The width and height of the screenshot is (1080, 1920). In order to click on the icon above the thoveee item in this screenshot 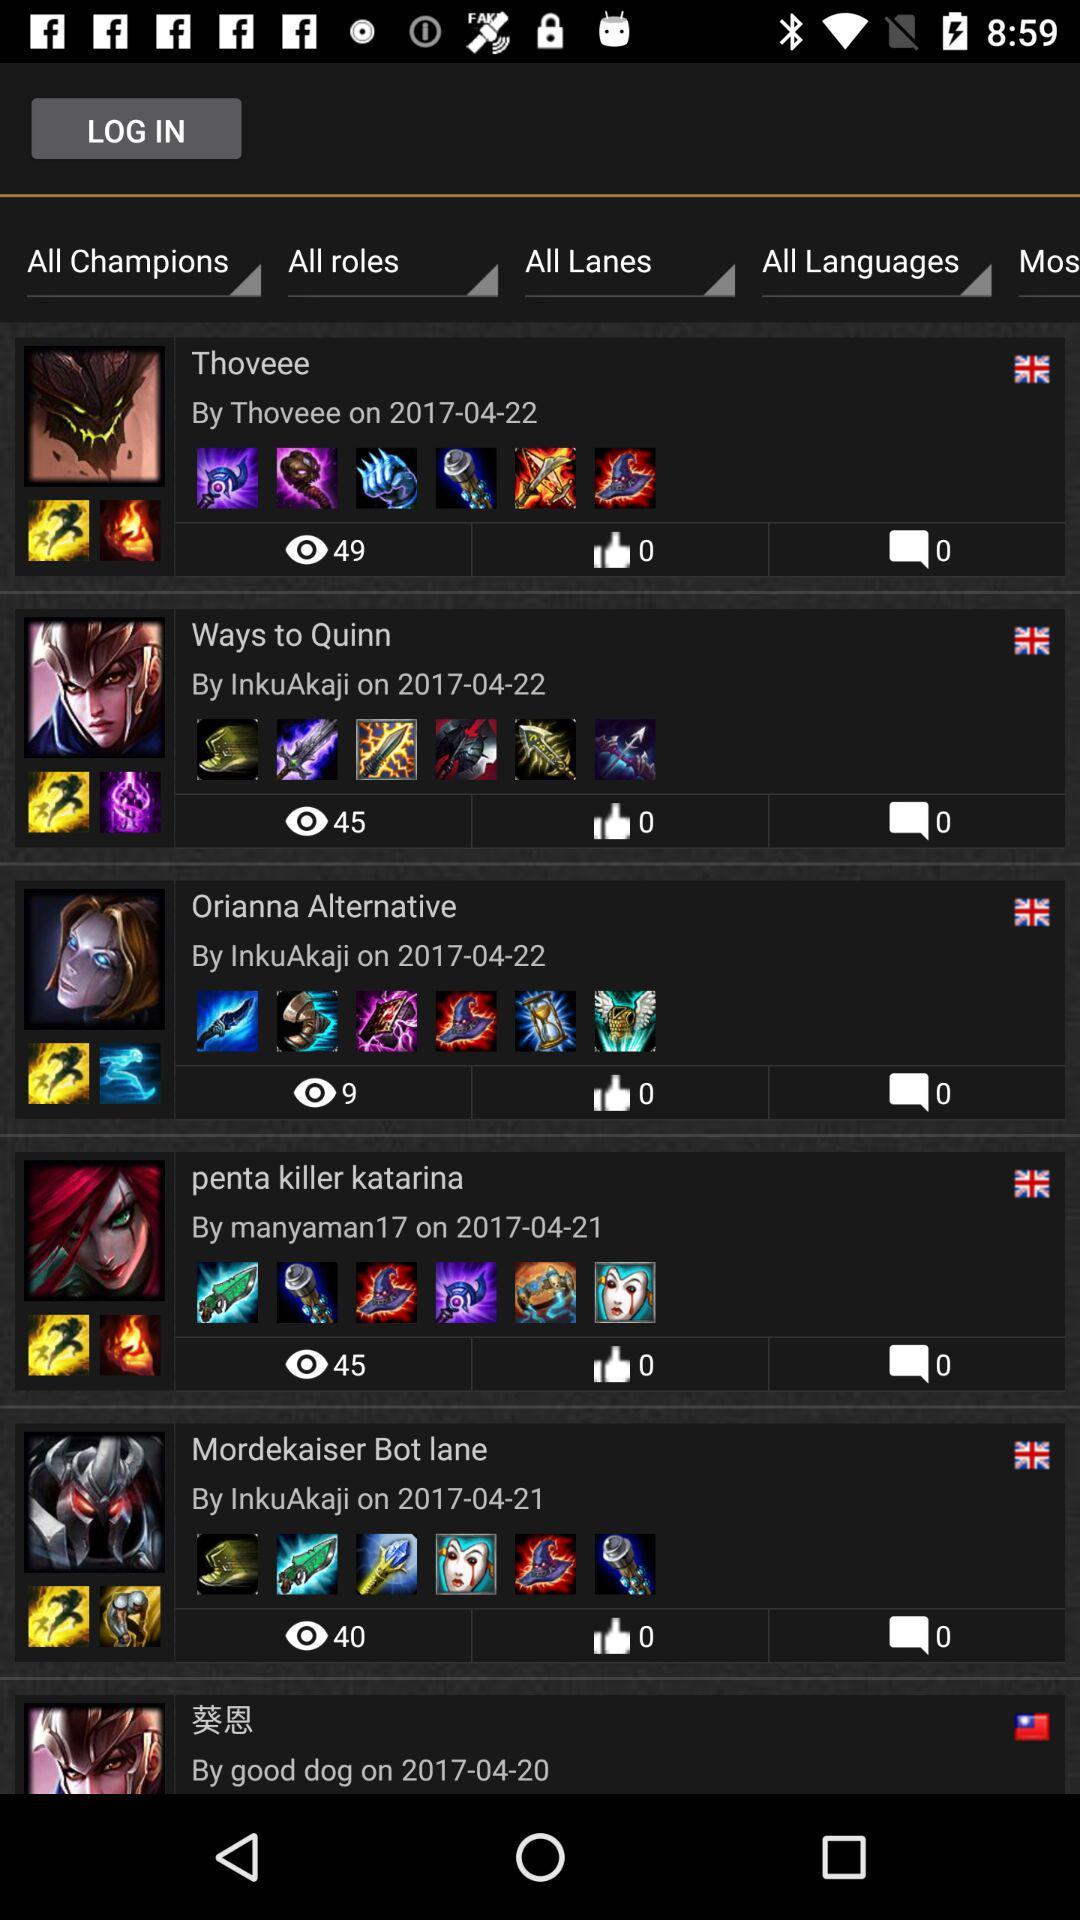, I will do `click(393, 260)`.